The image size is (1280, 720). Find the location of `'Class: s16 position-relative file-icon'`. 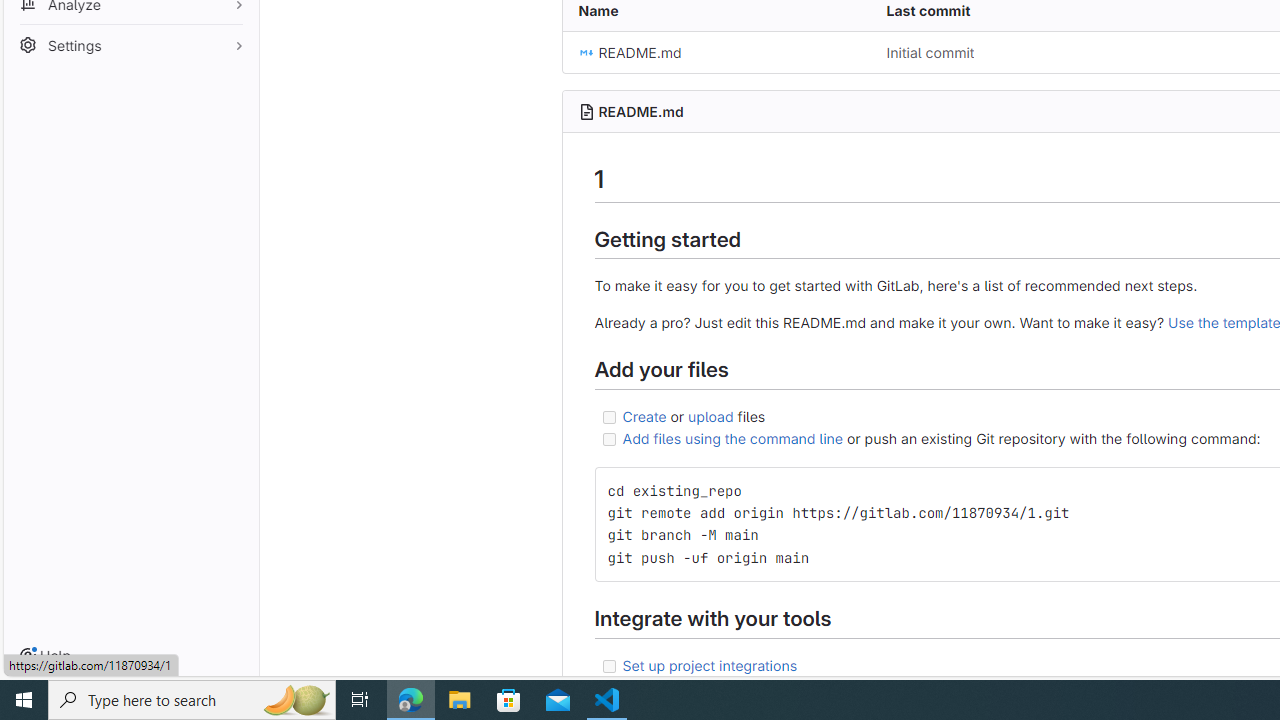

'Class: s16 position-relative file-icon' is located at coordinates (585, 52).